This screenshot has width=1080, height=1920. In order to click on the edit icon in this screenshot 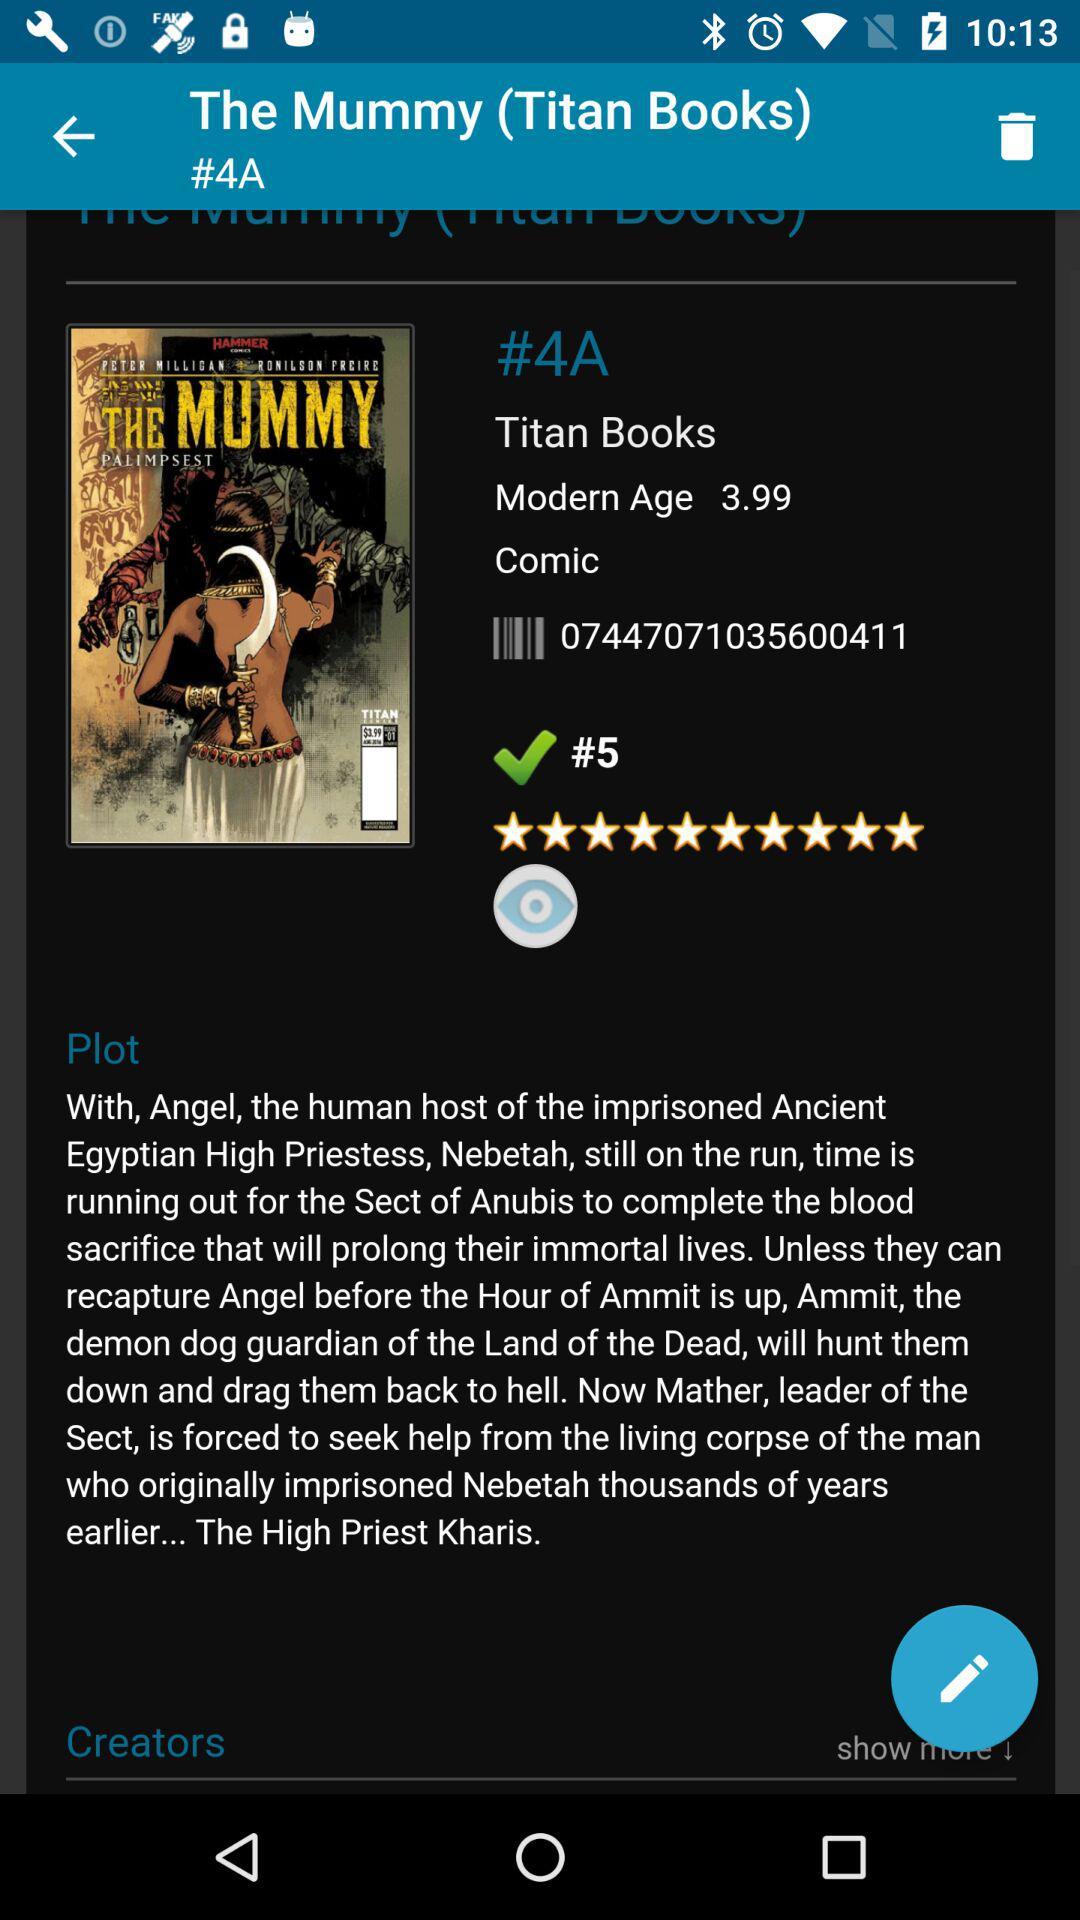, I will do `click(963, 1678)`.